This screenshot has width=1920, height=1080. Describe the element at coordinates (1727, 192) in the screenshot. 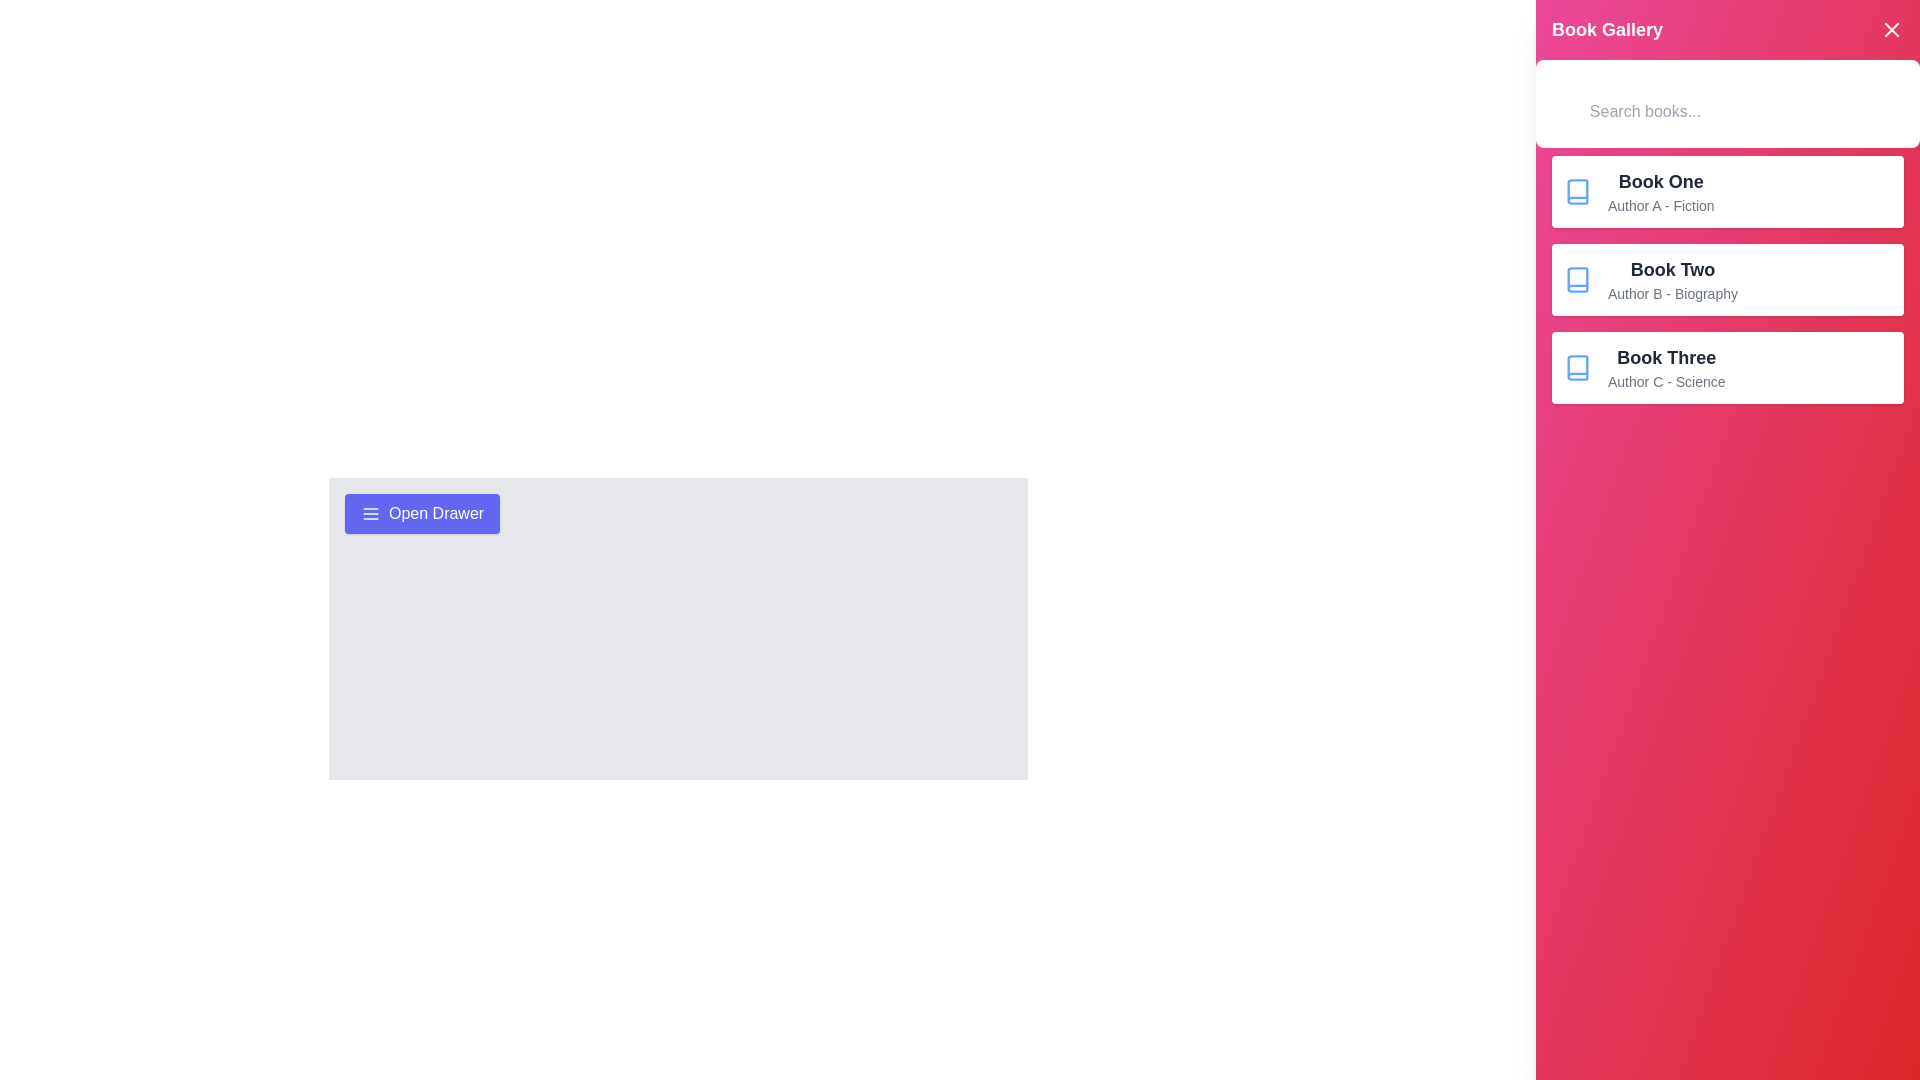

I see `the book item corresponding to Book One to view its details` at that location.